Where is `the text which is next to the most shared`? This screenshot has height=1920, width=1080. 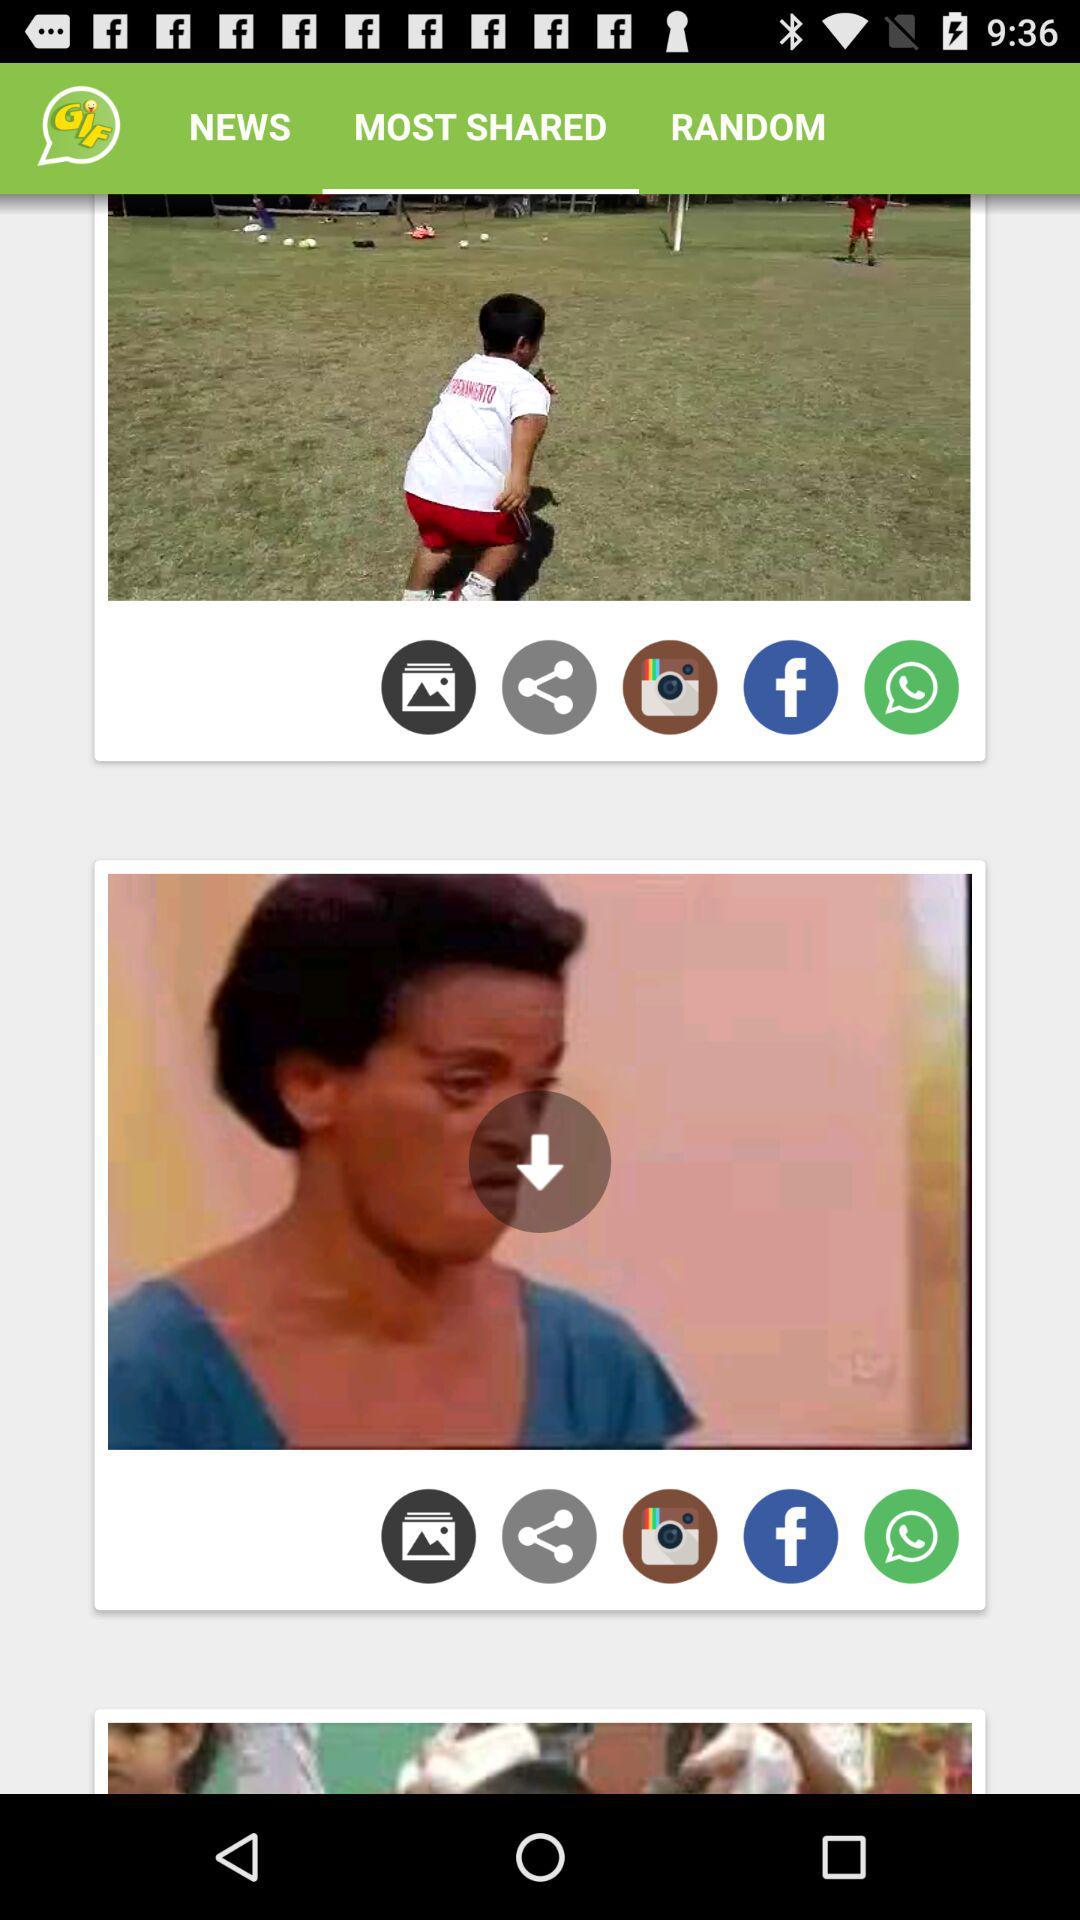 the text which is next to the most shared is located at coordinates (748, 124).